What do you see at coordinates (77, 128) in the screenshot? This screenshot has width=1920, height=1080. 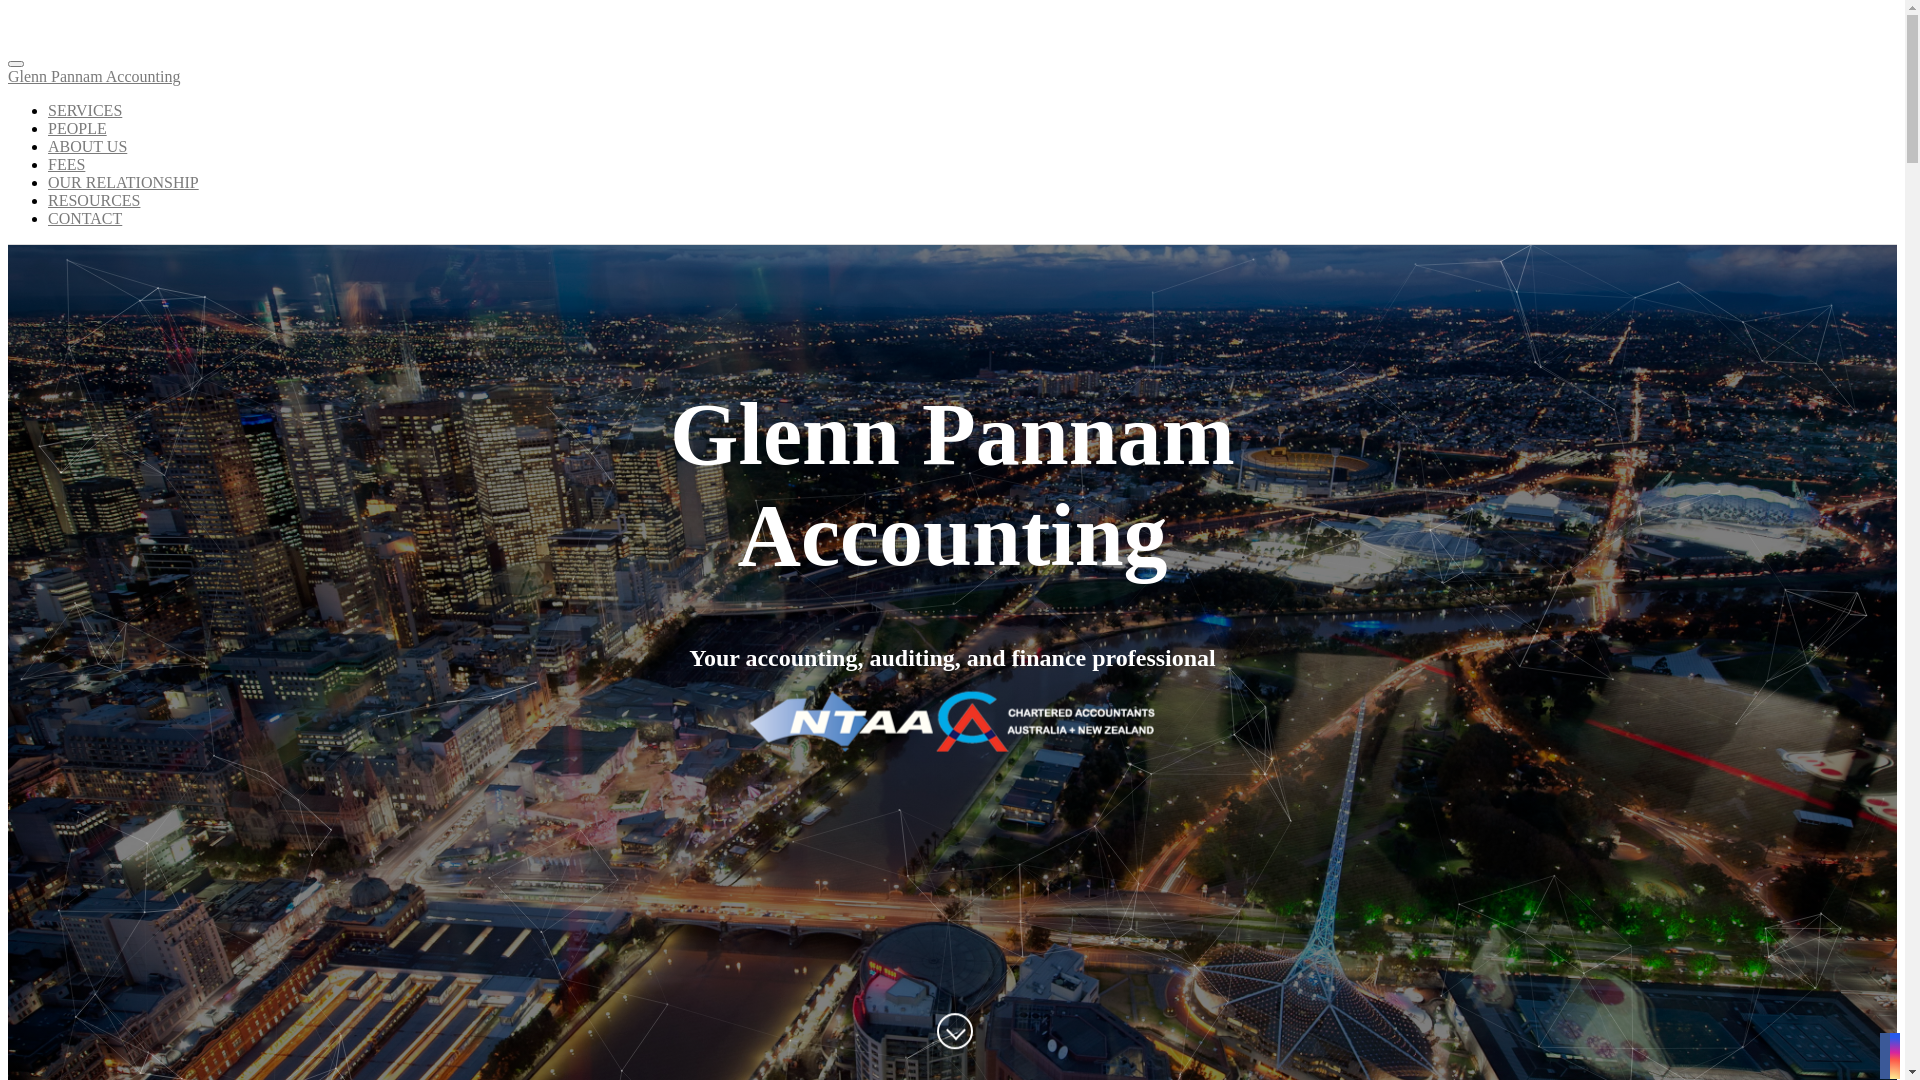 I see `'PEOPLE'` at bounding box center [77, 128].